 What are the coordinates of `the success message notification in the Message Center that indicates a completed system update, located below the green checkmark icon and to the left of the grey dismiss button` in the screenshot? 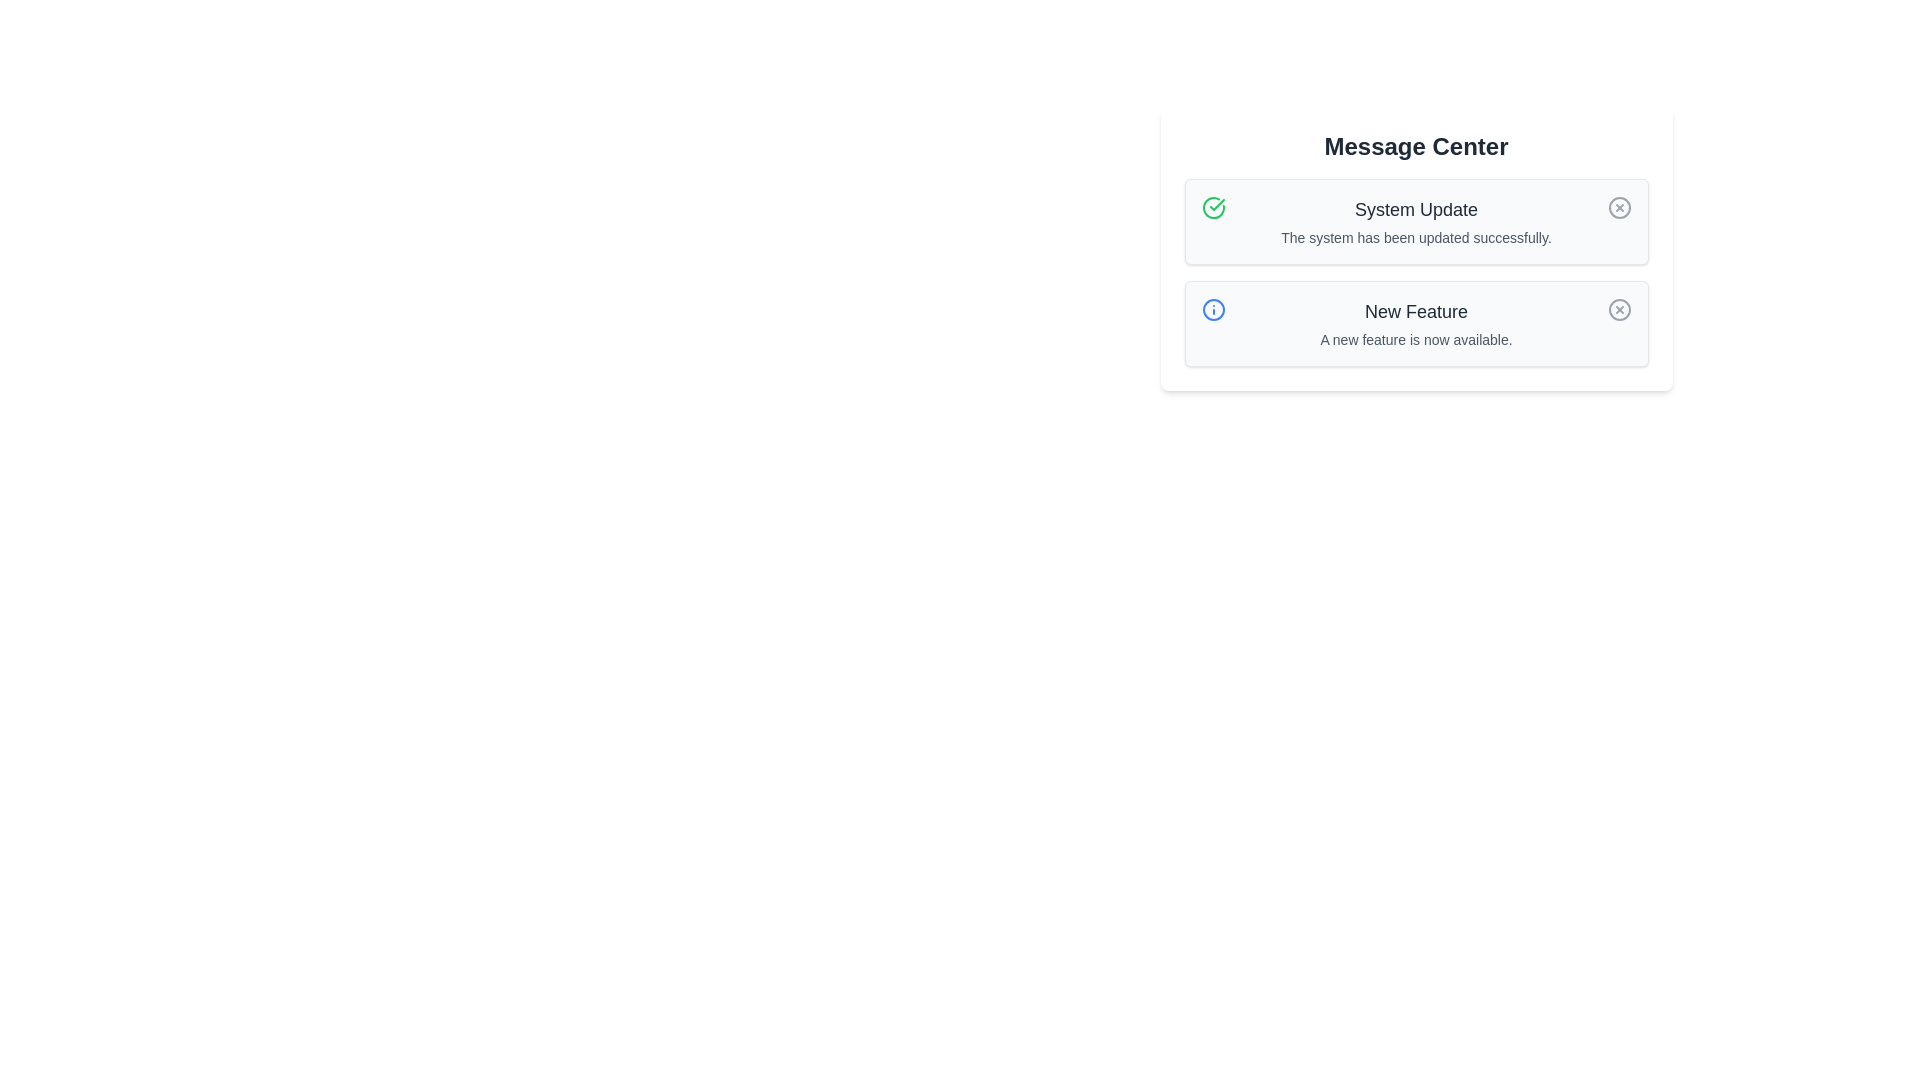 It's located at (1415, 222).